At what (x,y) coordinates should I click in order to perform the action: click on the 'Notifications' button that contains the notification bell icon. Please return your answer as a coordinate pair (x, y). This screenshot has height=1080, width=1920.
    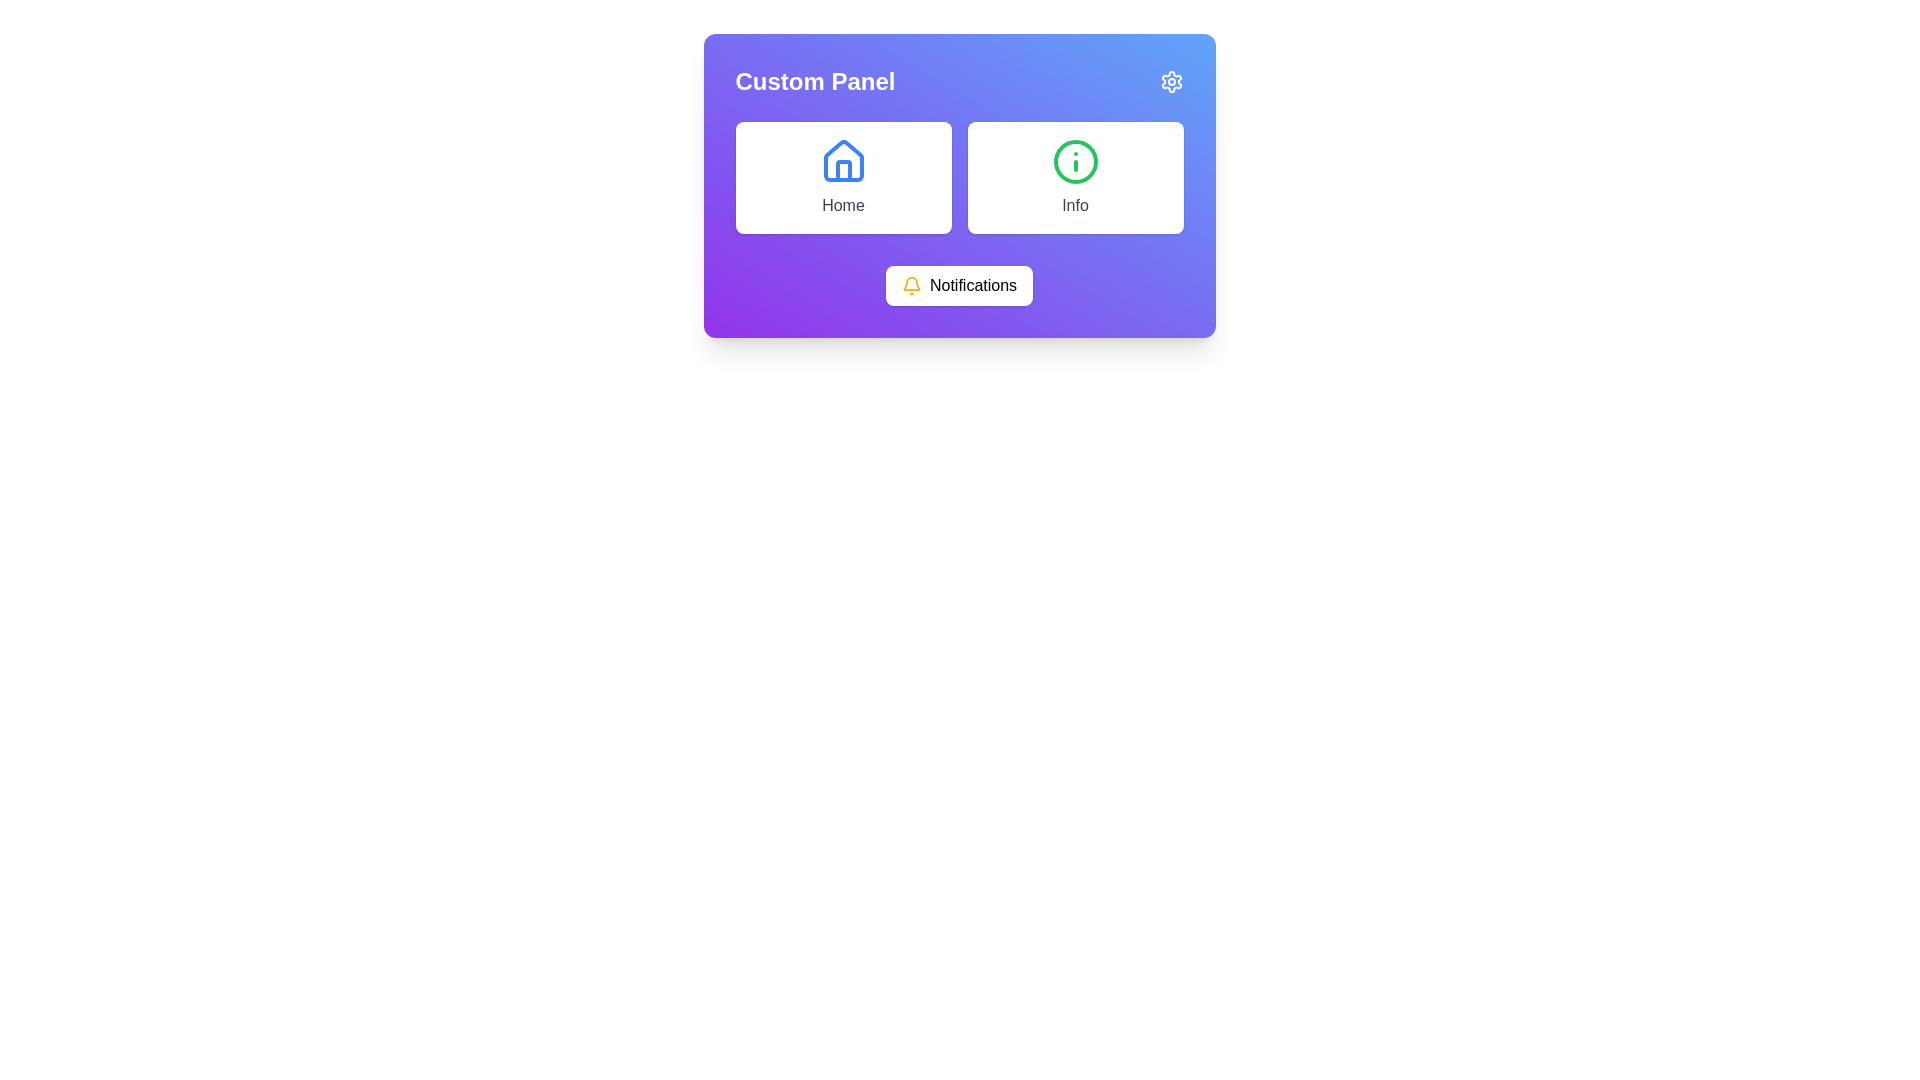
    Looking at the image, I should click on (911, 285).